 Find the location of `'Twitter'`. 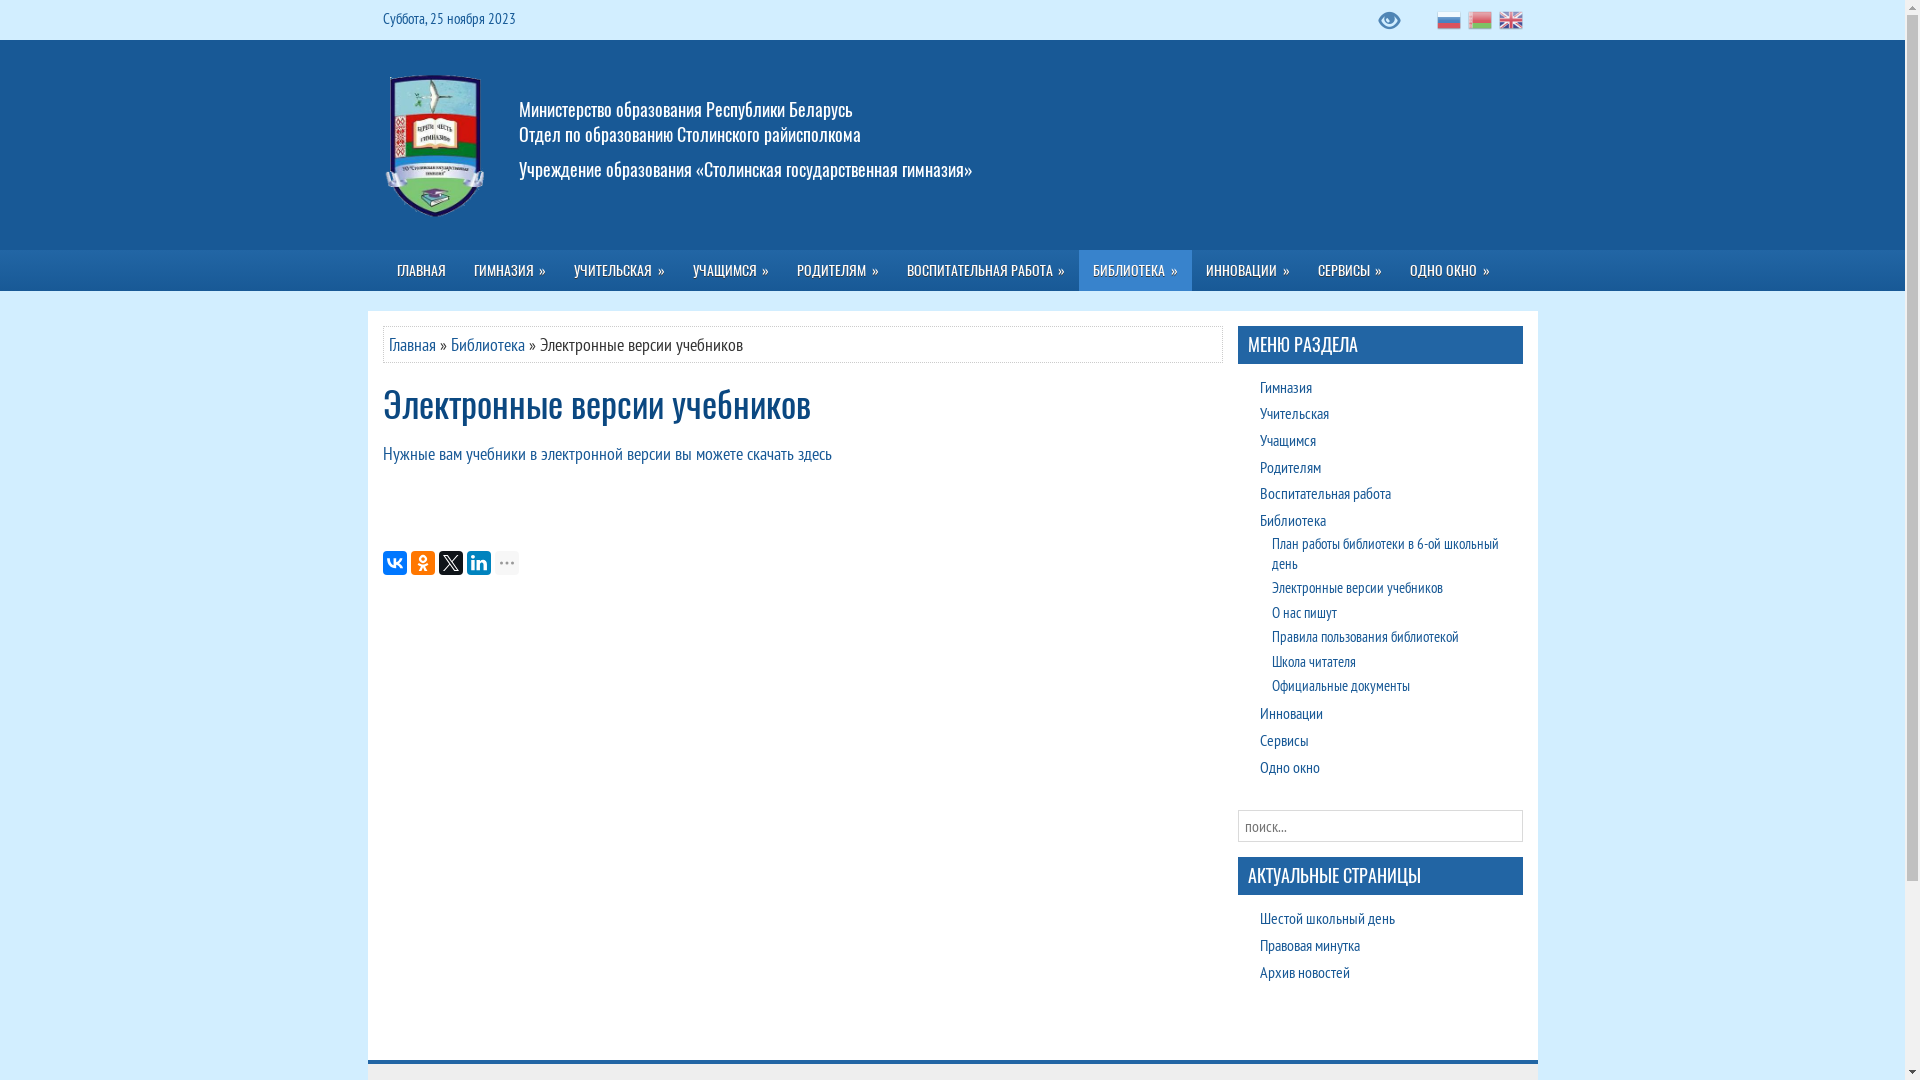

'Twitter' is located at coordinates (449, 563).